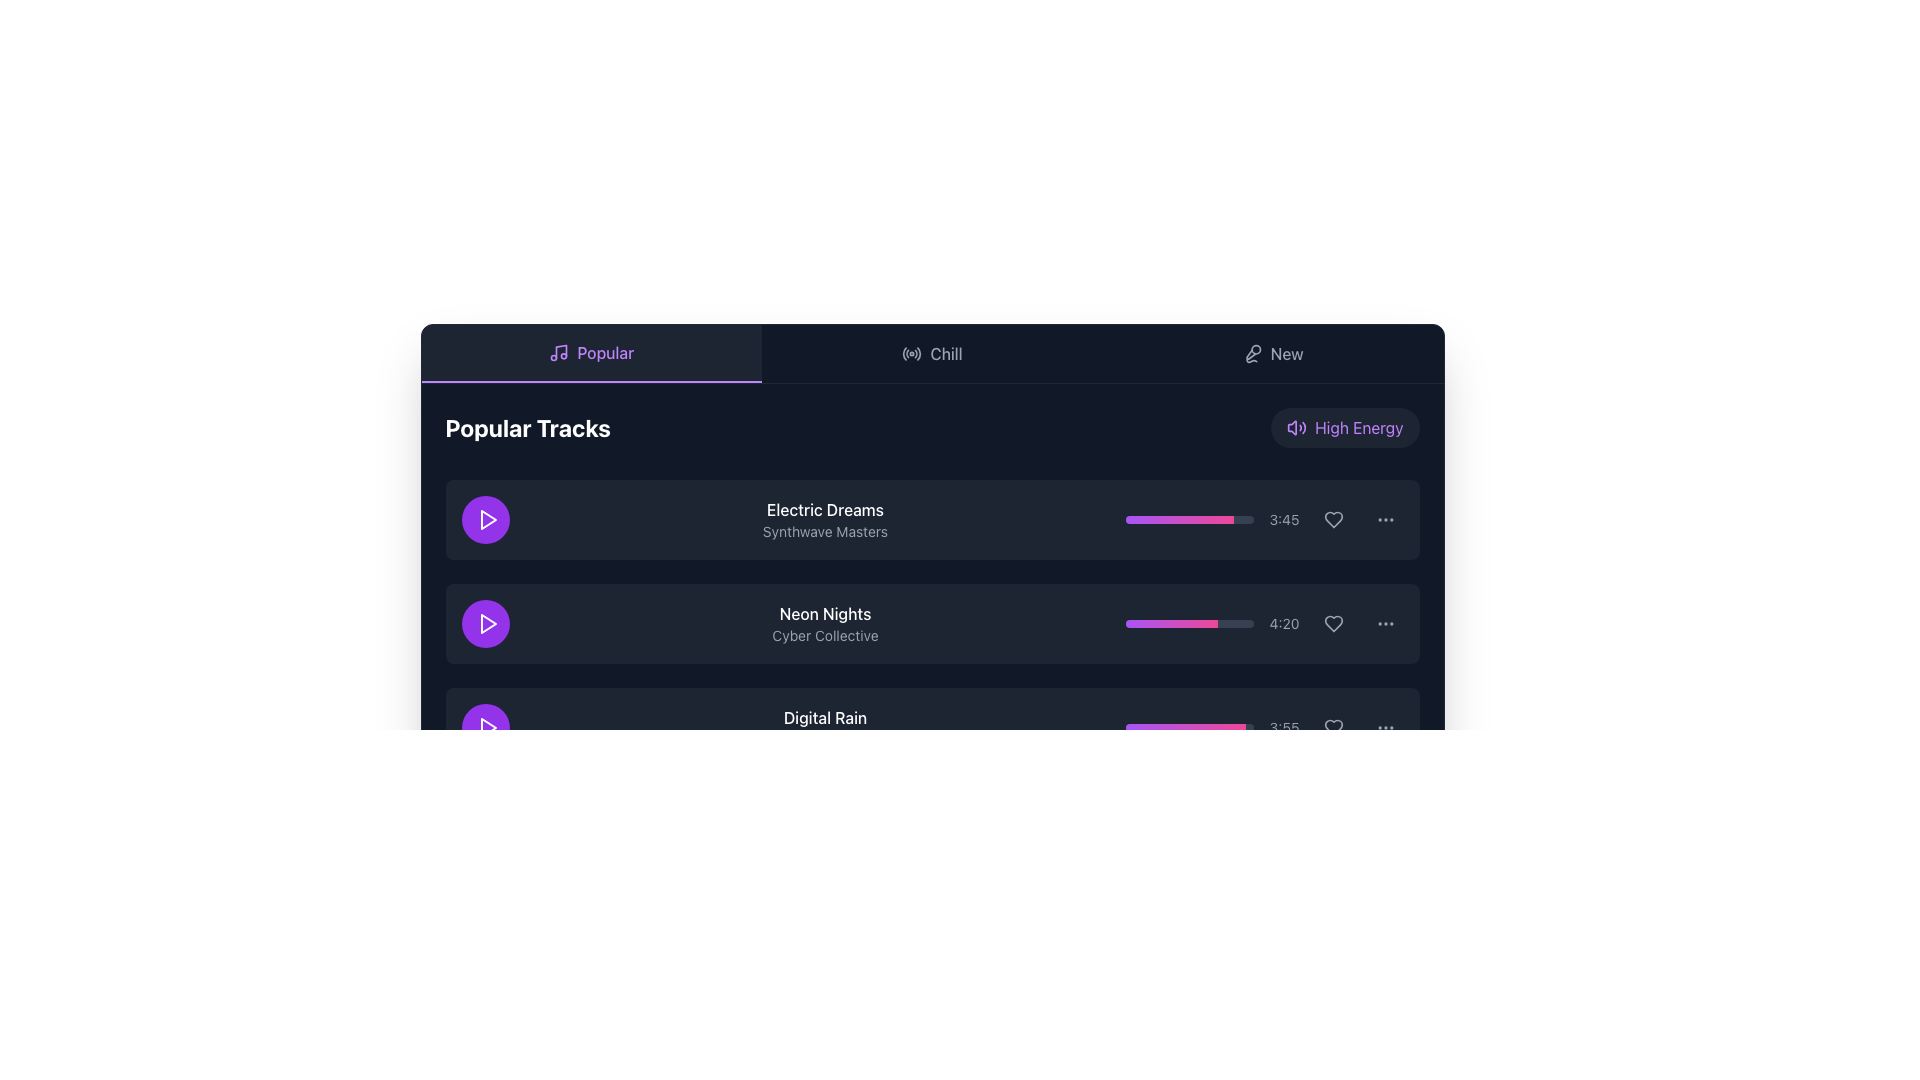 The height and width of the screenshot is (1080, 1920). What do you see at coordinates (1184, 728) in the screenshot?
I see `the slider value` at bounding box center [1184, 728].